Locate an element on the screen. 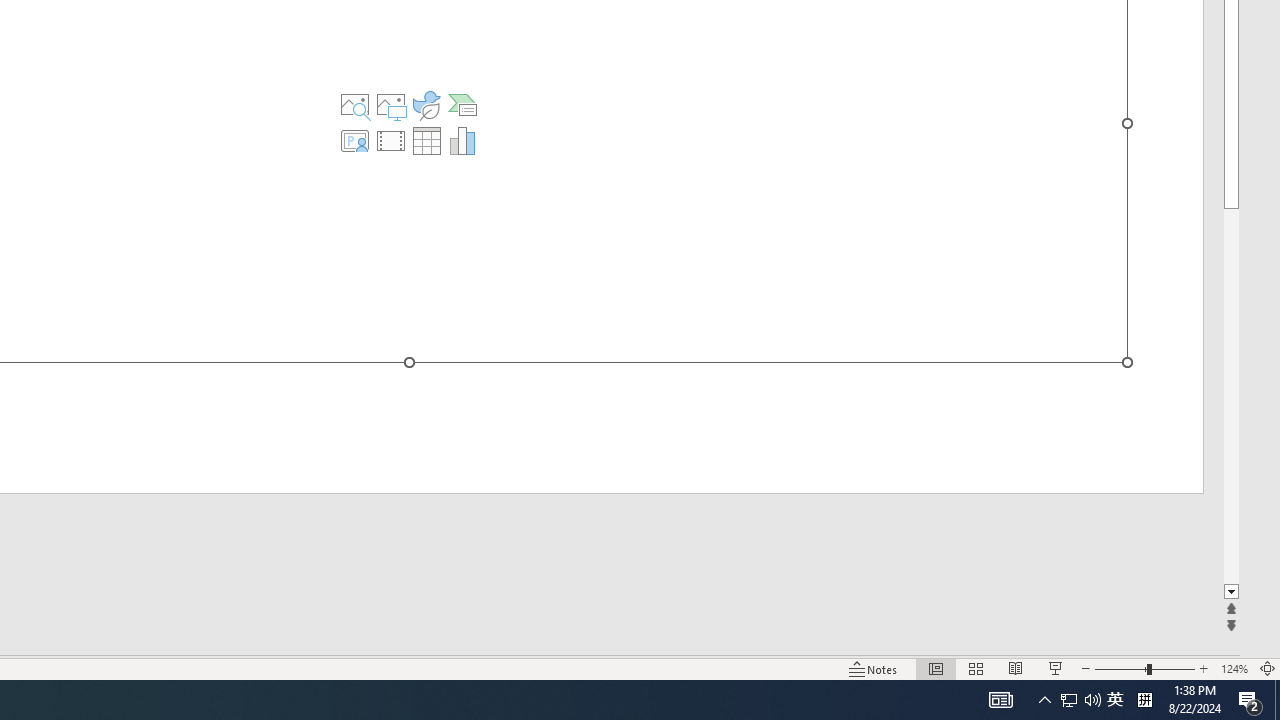  'Insert an Icon' is located at coordinates (425, 105).